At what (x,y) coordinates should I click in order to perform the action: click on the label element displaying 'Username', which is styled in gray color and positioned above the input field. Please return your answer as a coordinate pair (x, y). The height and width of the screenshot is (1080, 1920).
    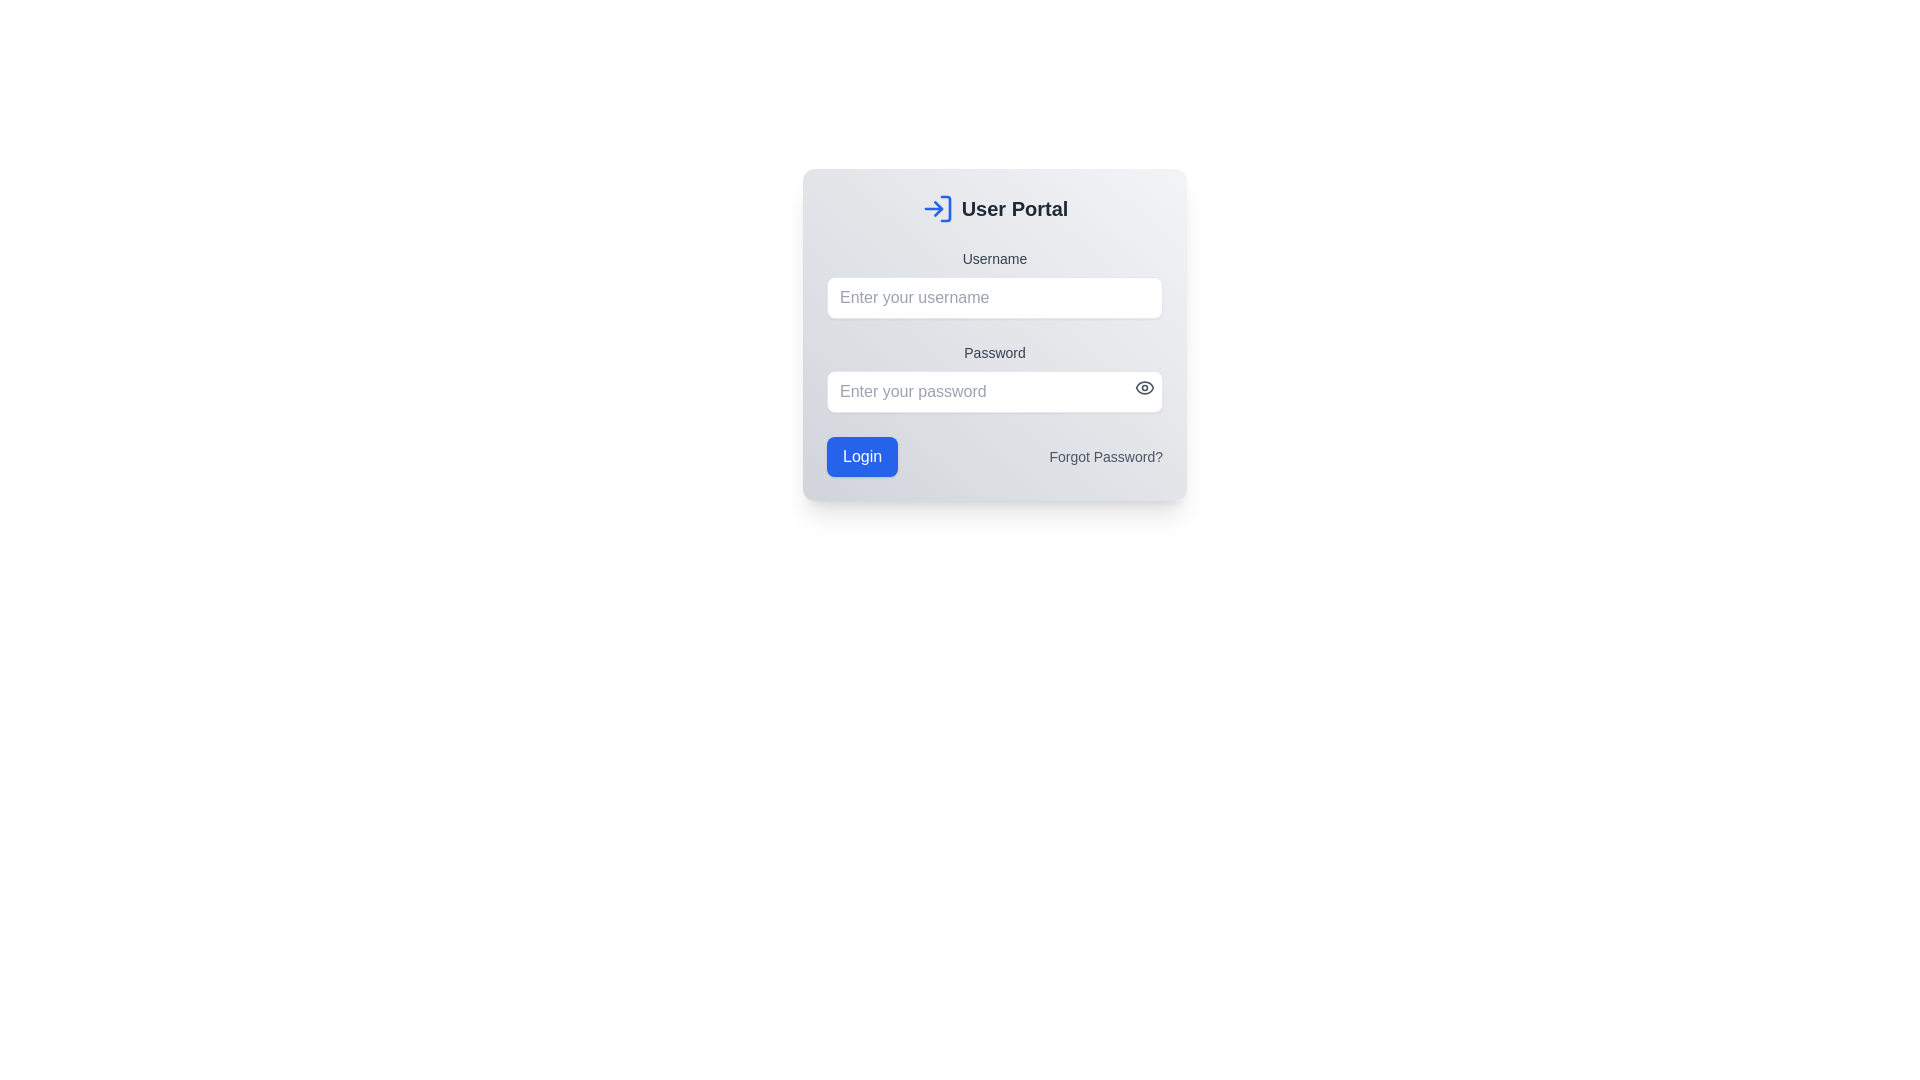
    Looking at the image, I should click on (994, 257).